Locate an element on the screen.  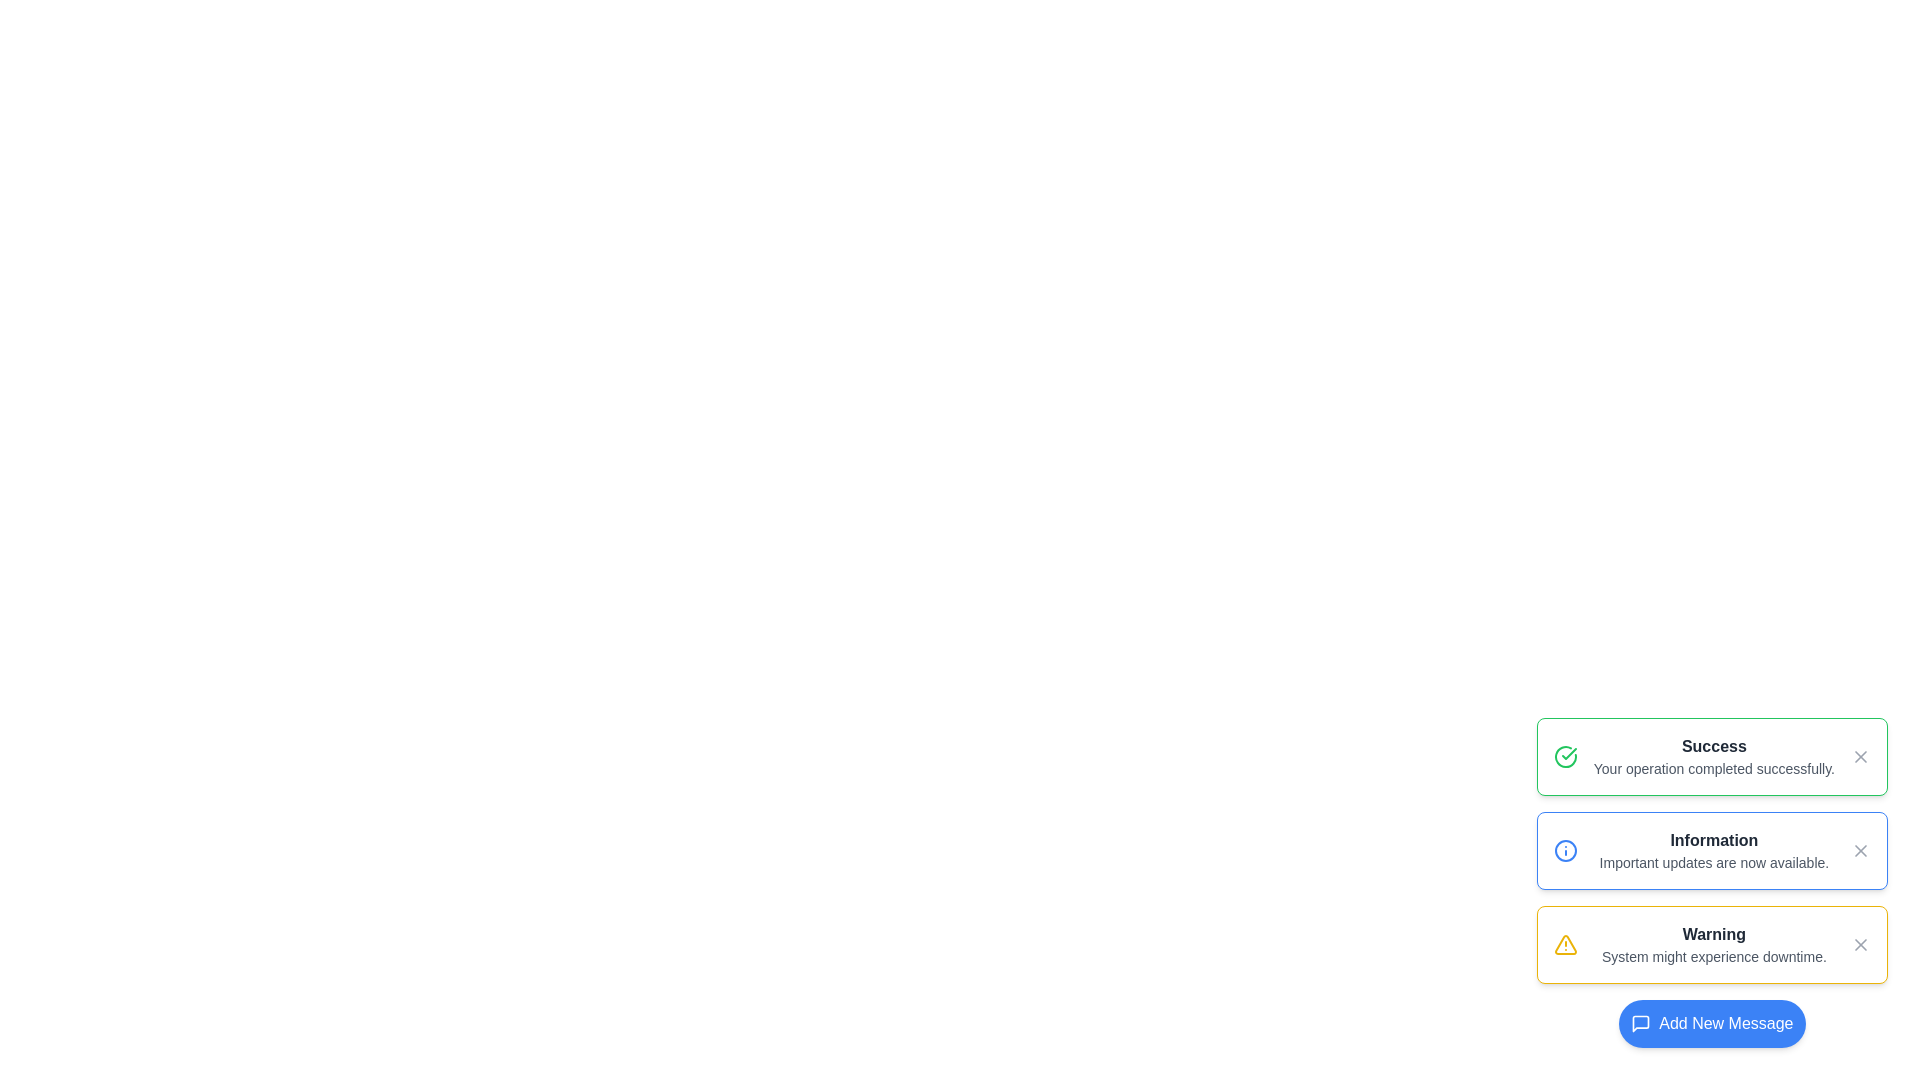
the 'Success' notification text block, which displays the message 'Your operation completed successfully.' and is located centrally within the top-most notification card is located at coordinates (1713, 756).